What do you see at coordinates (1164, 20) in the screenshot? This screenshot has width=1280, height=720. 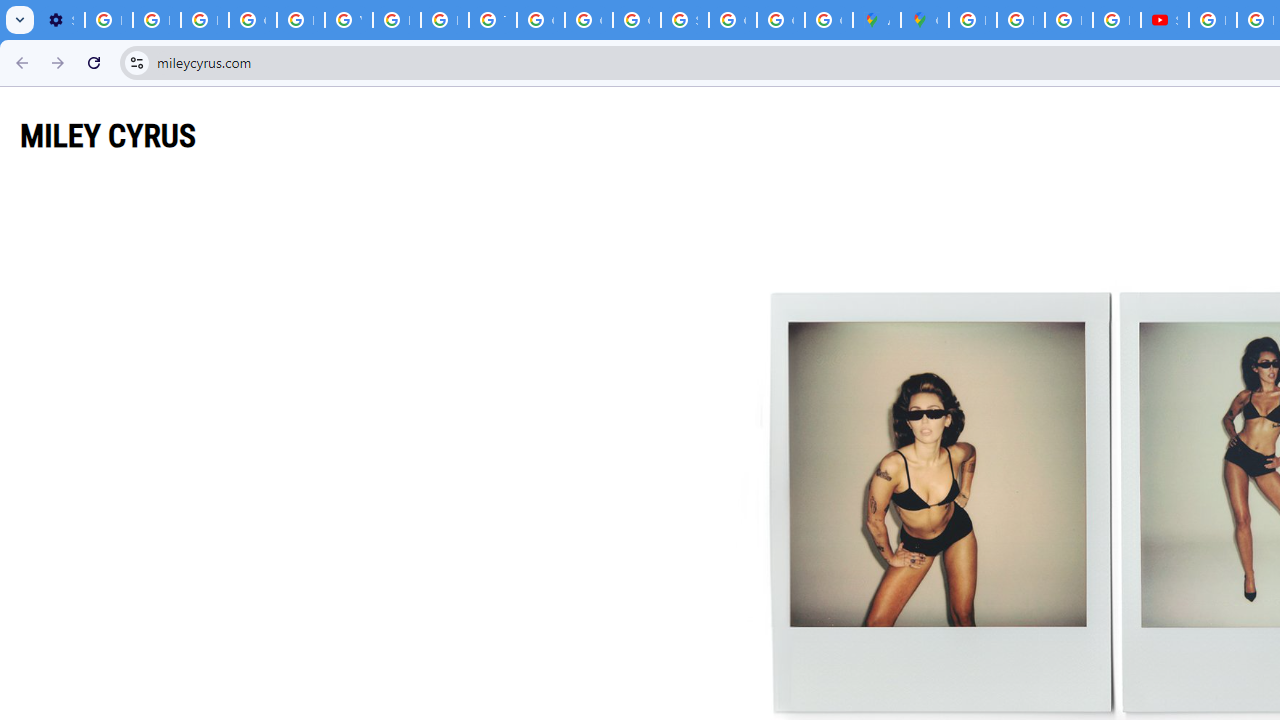 I see `'Subscriptions - YouTube'` at bounding box center [1164, 20].